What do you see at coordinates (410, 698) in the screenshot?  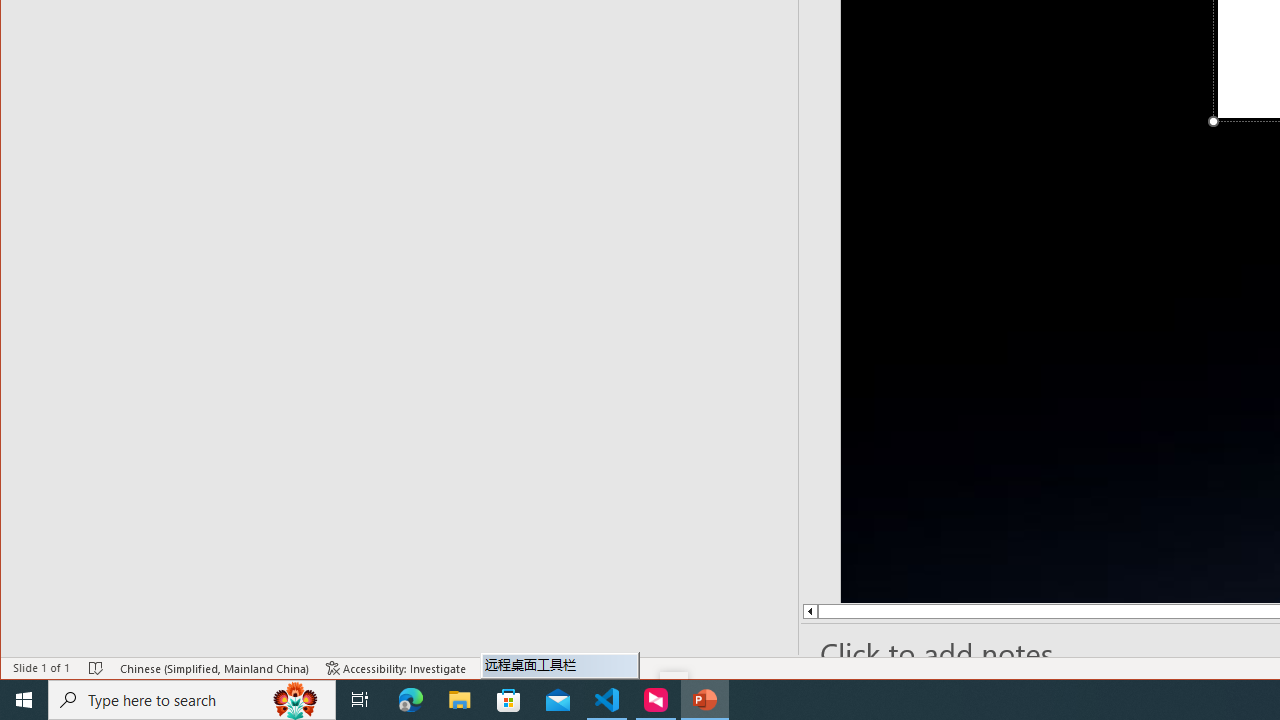 I see `'Microsoft Edge'` at bounding box center [410, 698].